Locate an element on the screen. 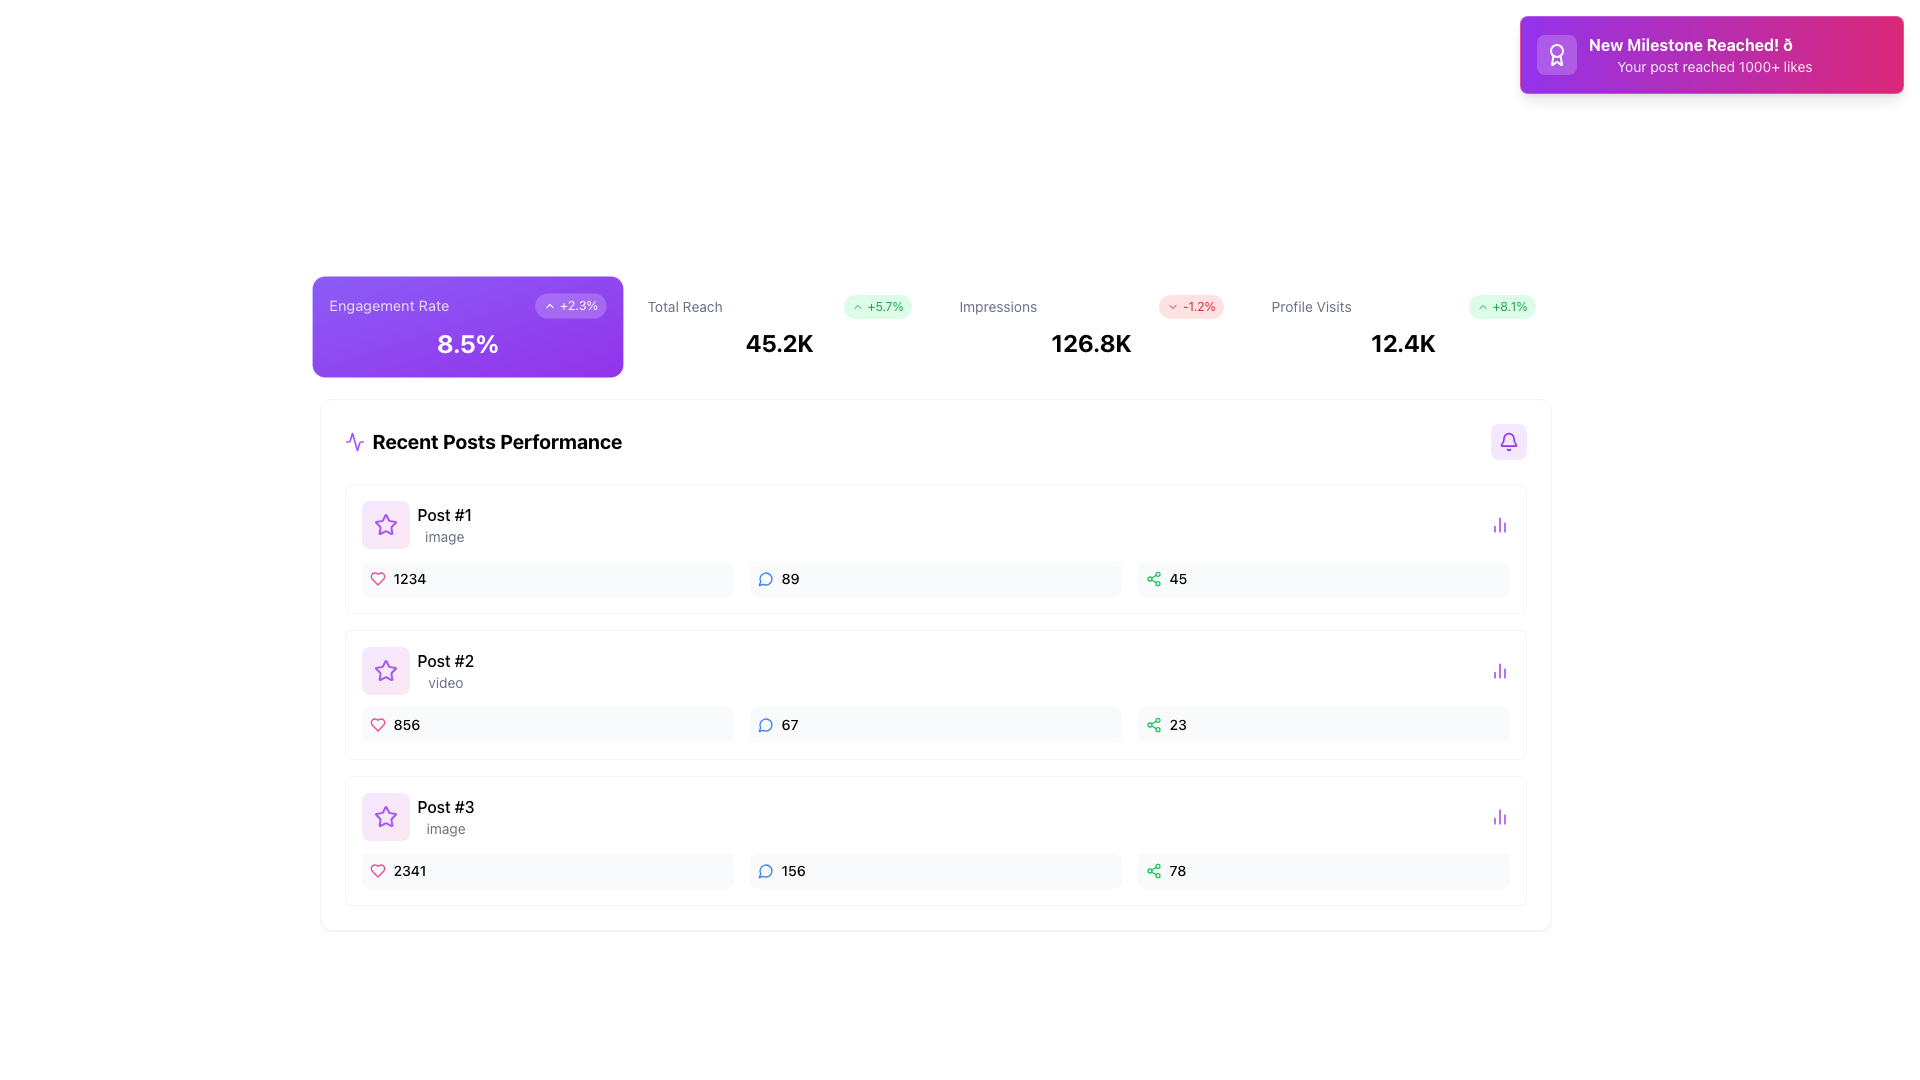 The height and width of the screenshot is (1080, 1920). the icon in the left-hand section of the 'Post #1' row in the 'Recent Posts Performance' section for visual information is located at coordinates (385, 671).